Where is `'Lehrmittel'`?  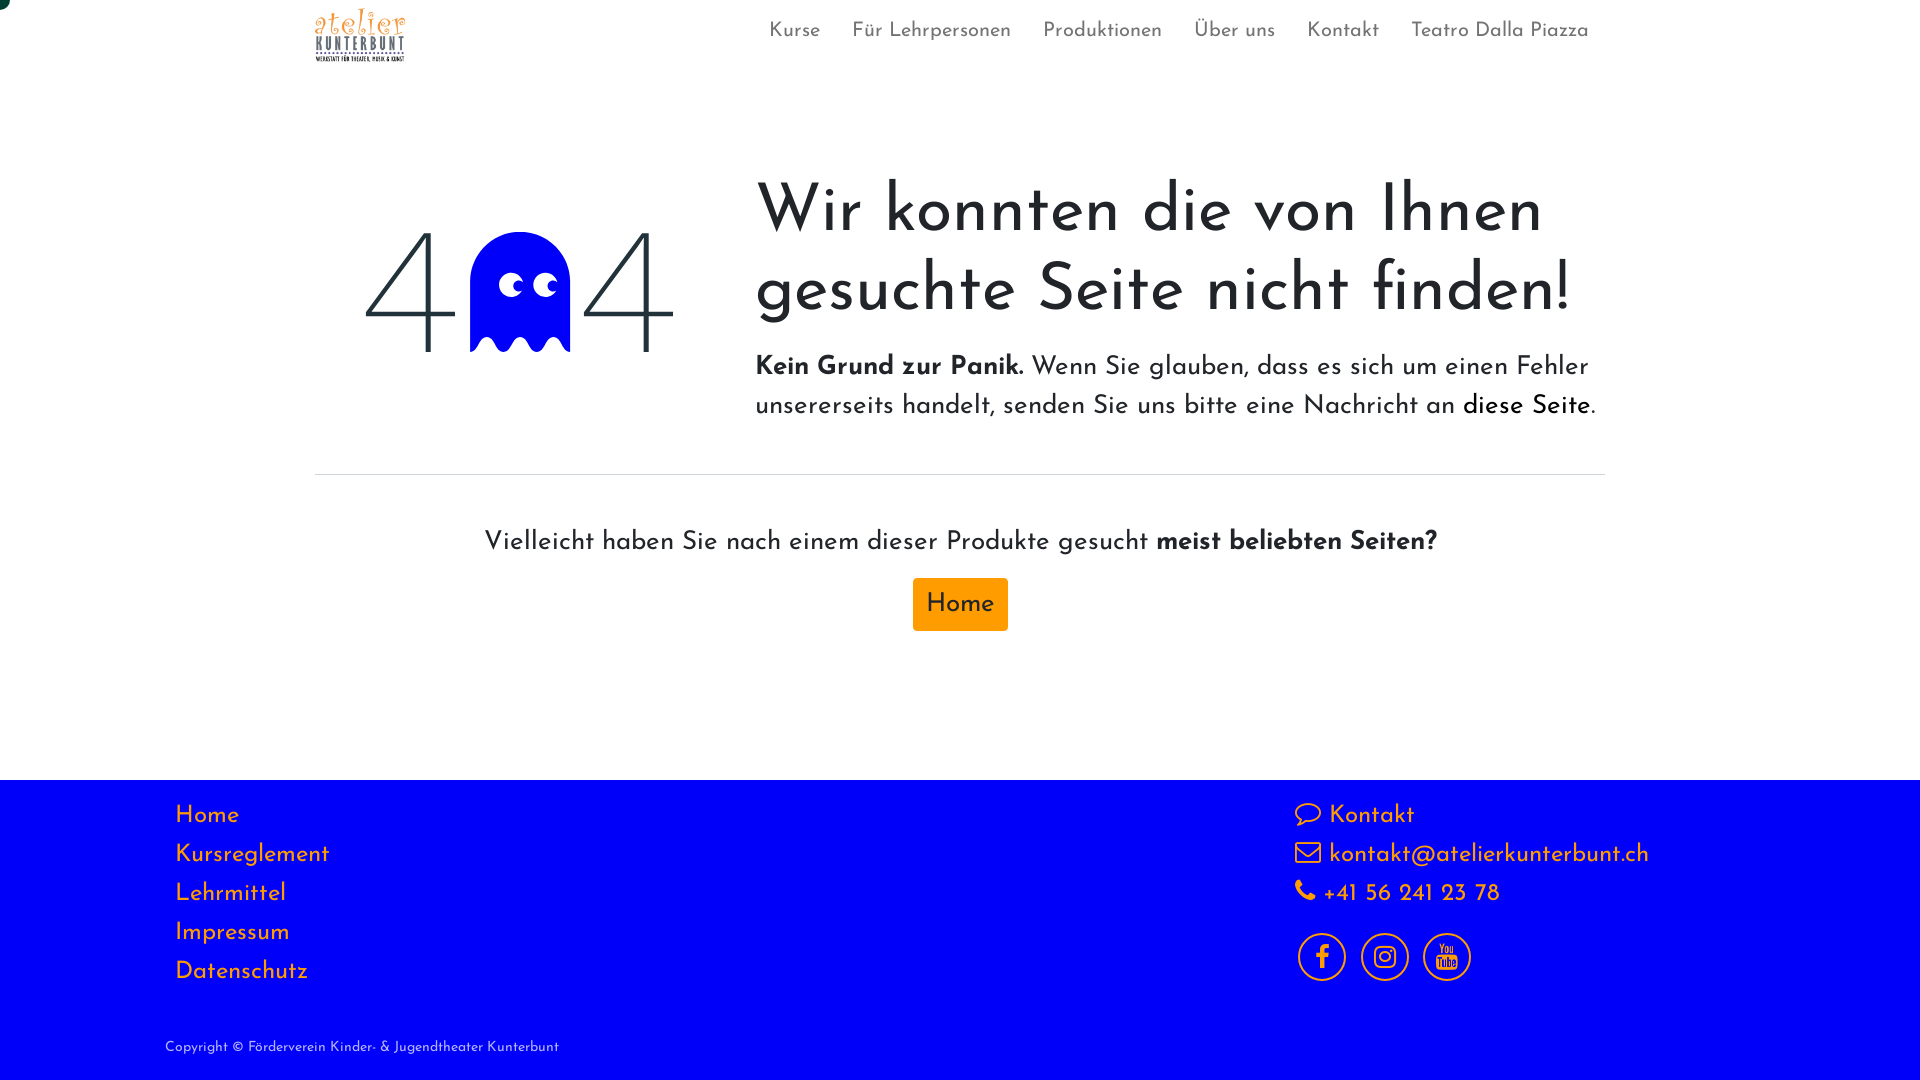
'Lehrmittel' is located at coordinates (174, 893).